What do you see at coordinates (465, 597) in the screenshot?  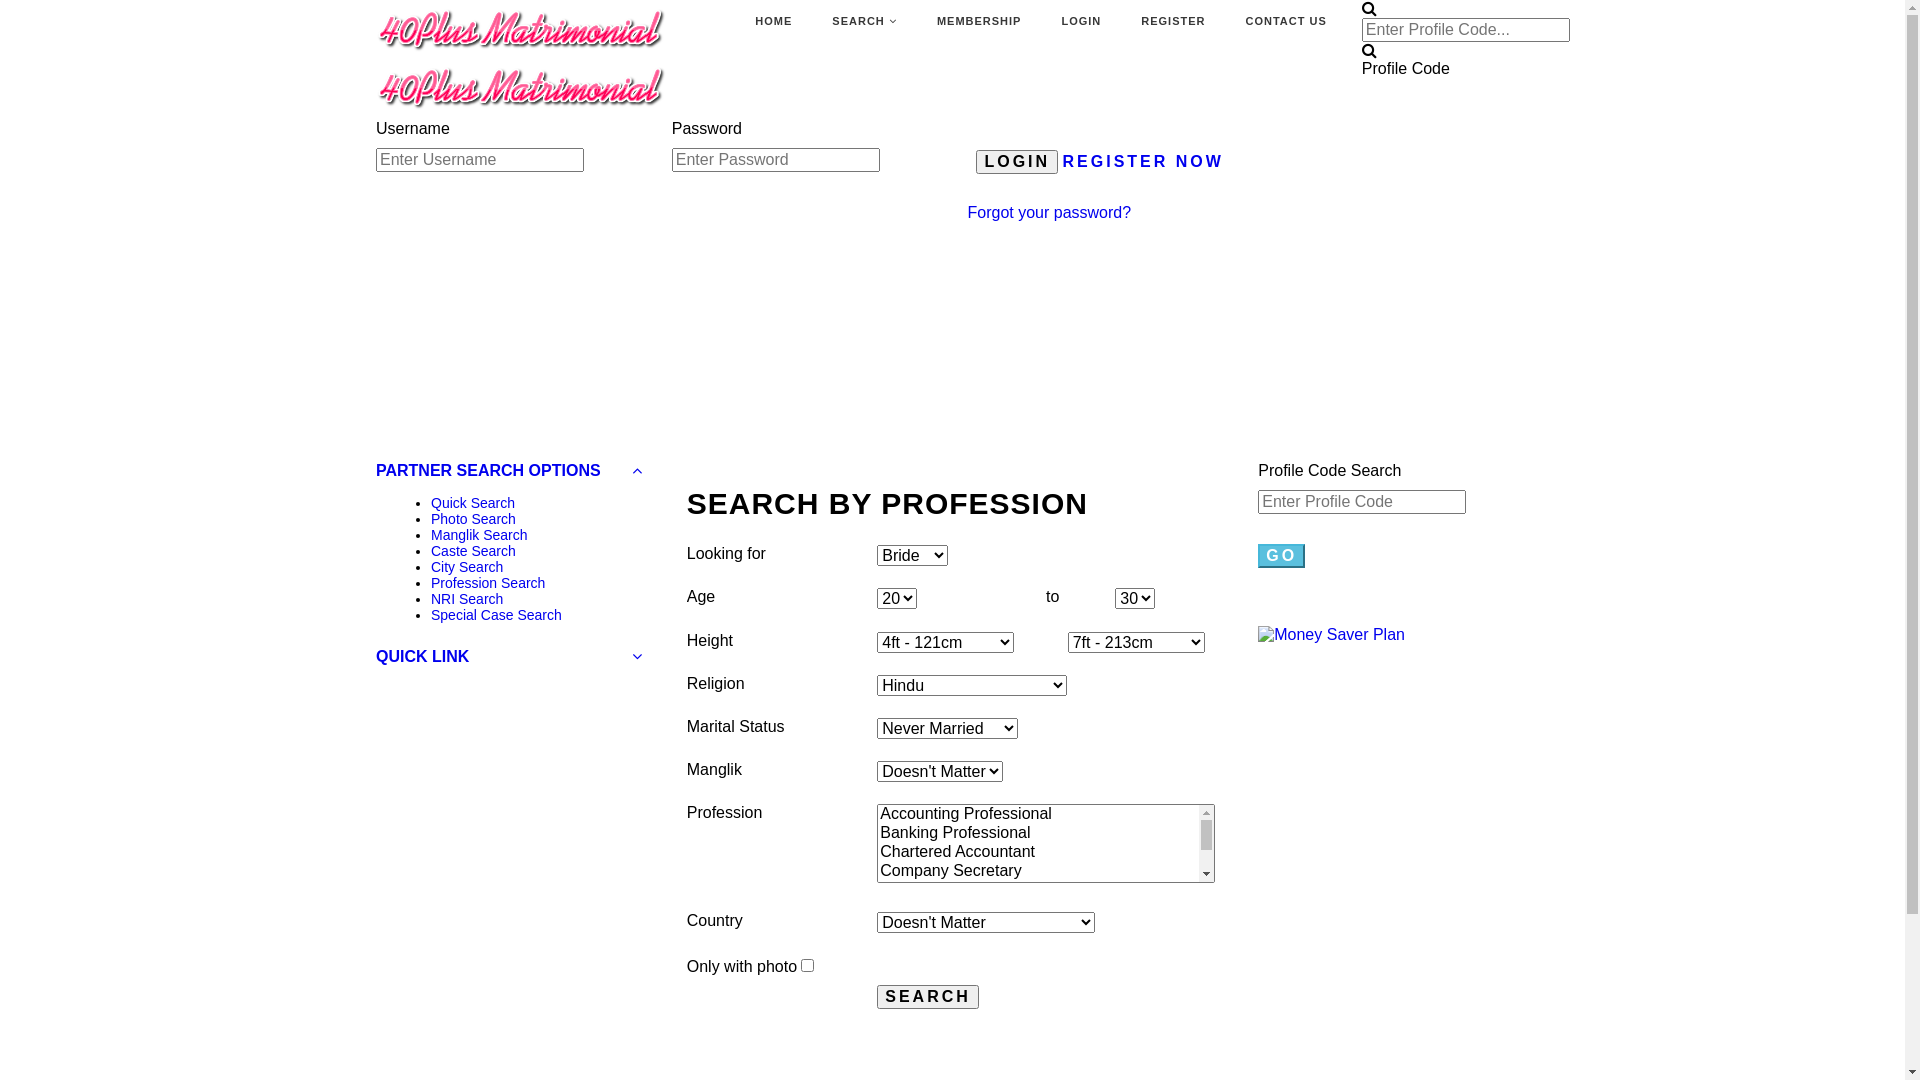 I see `'NRI Search'` at bounding box center [465, 597].